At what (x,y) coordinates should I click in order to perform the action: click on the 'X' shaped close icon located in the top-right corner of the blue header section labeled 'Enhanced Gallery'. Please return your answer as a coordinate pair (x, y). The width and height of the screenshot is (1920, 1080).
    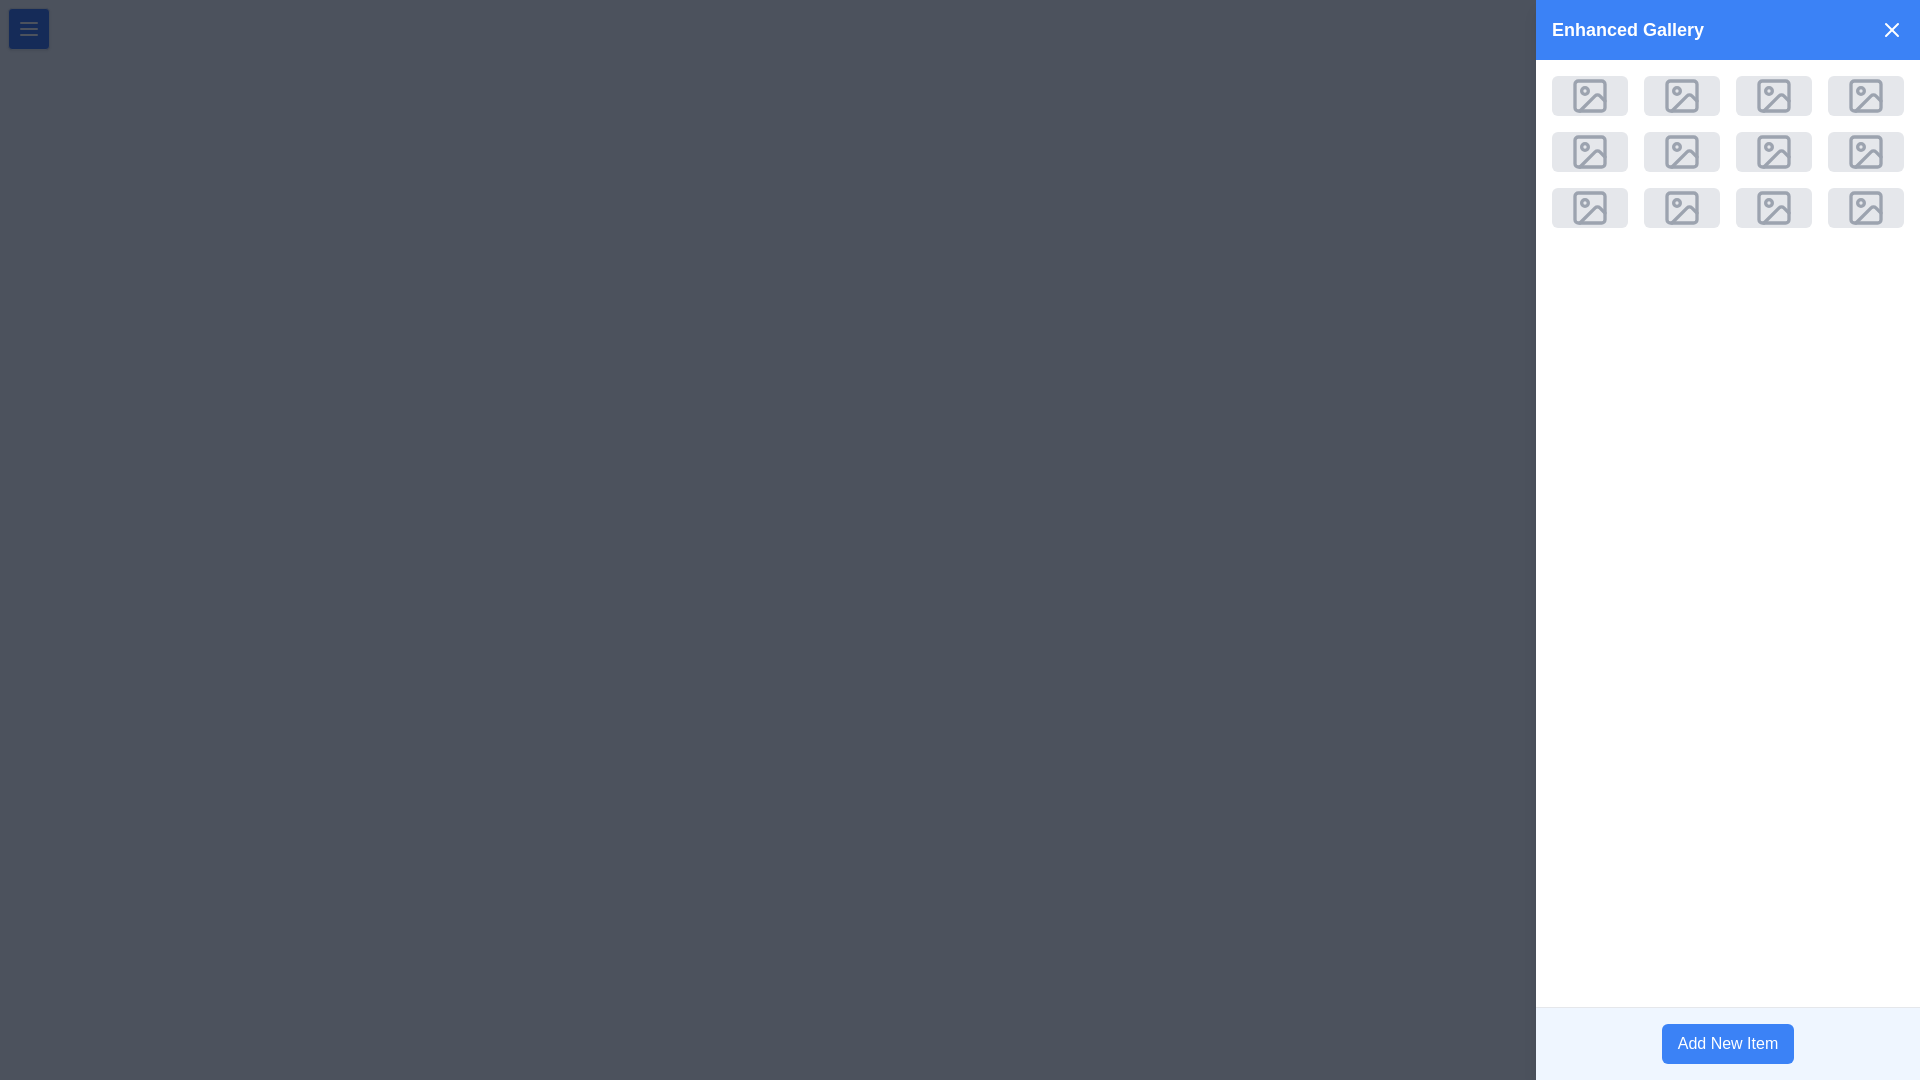
    Looking at the image, I should click on (1890, 30).